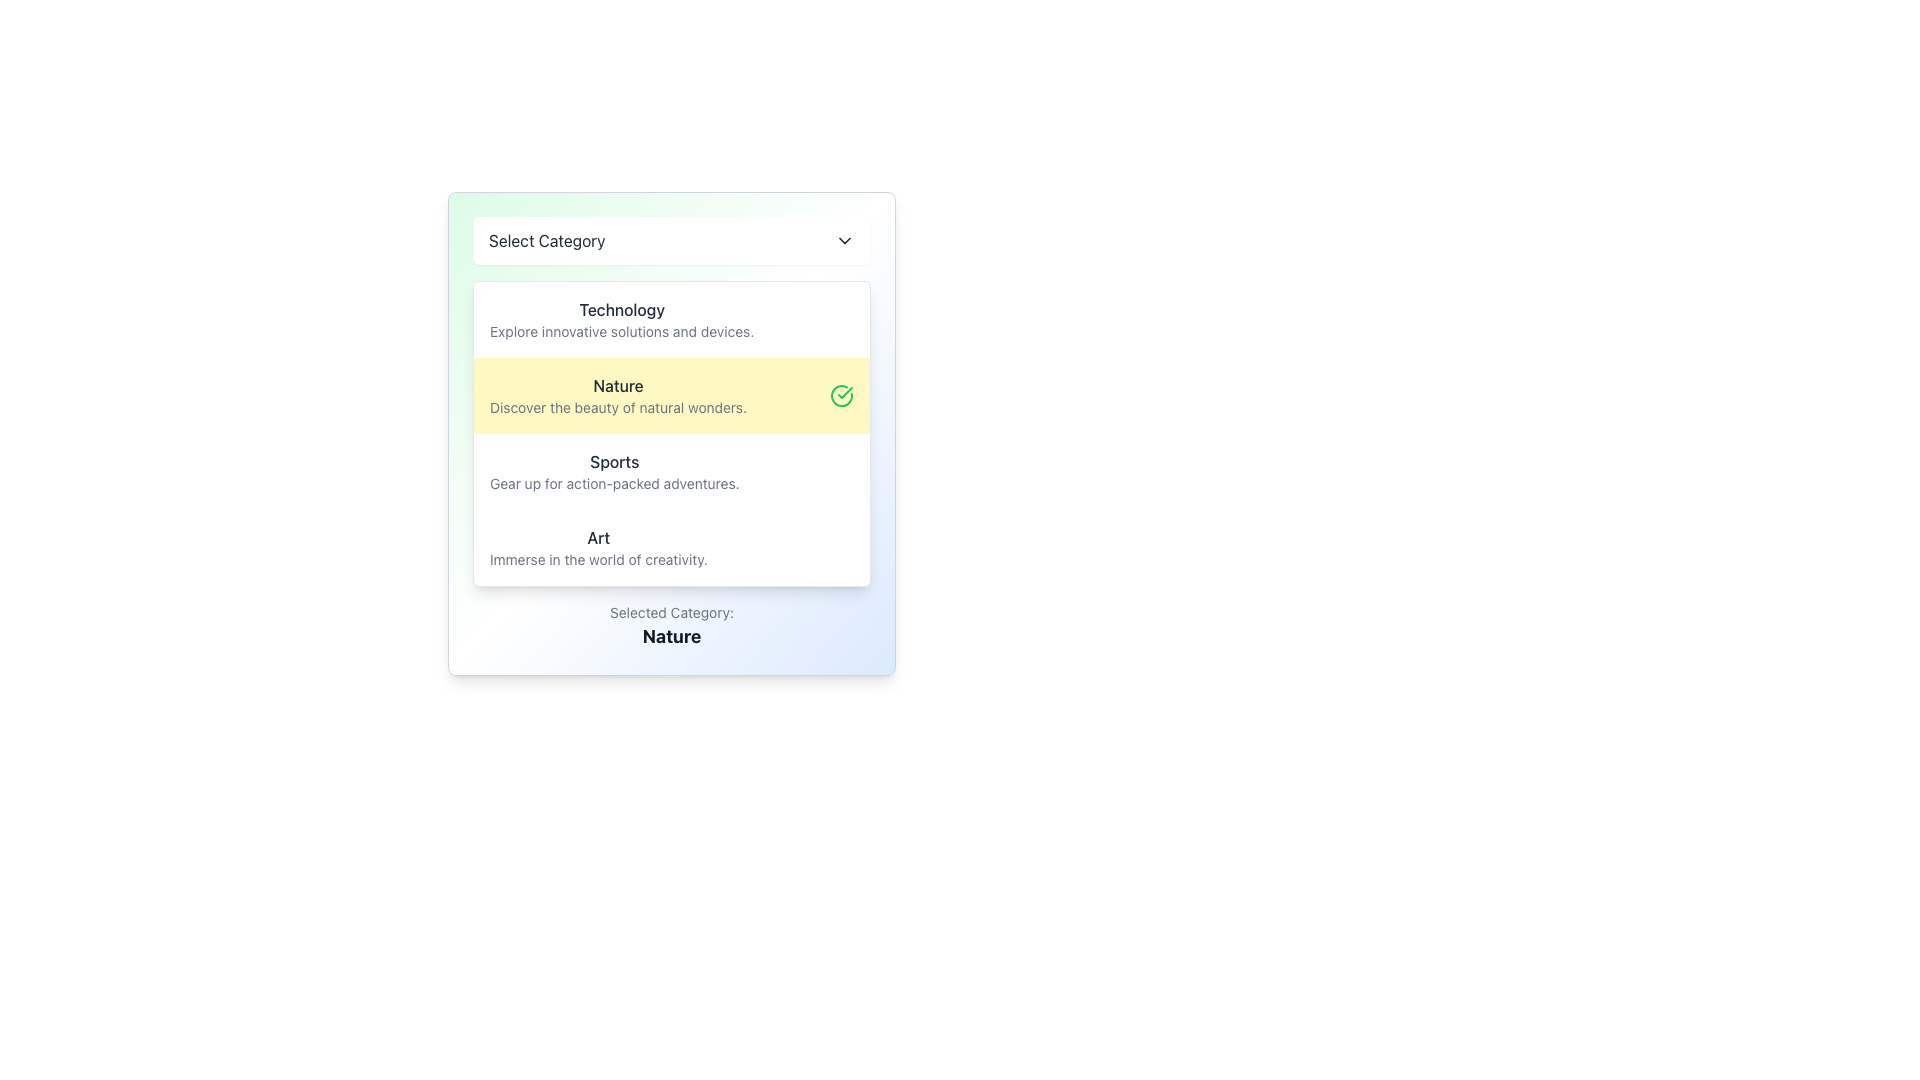  I want to click on the fourth Category item labeled 'Art' which contains a bold header and a description, so click(672, 547).